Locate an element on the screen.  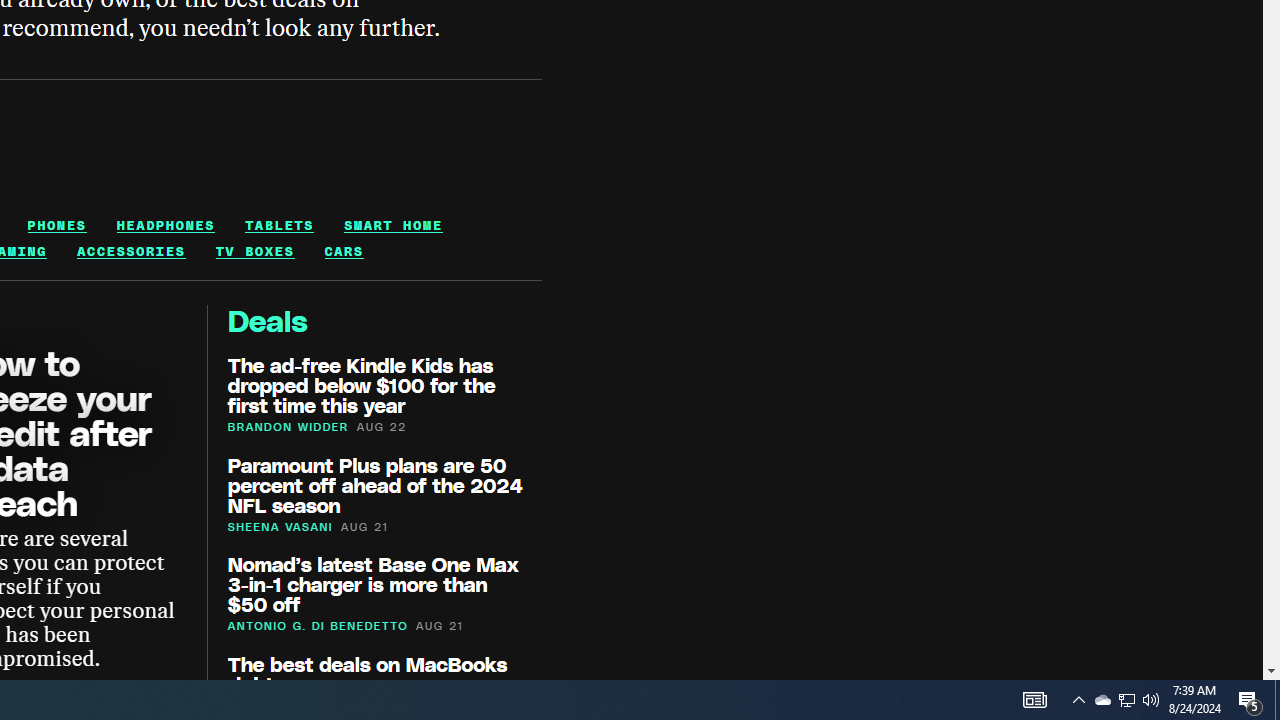
'TABLETS' is located at coordinates (278, 225).